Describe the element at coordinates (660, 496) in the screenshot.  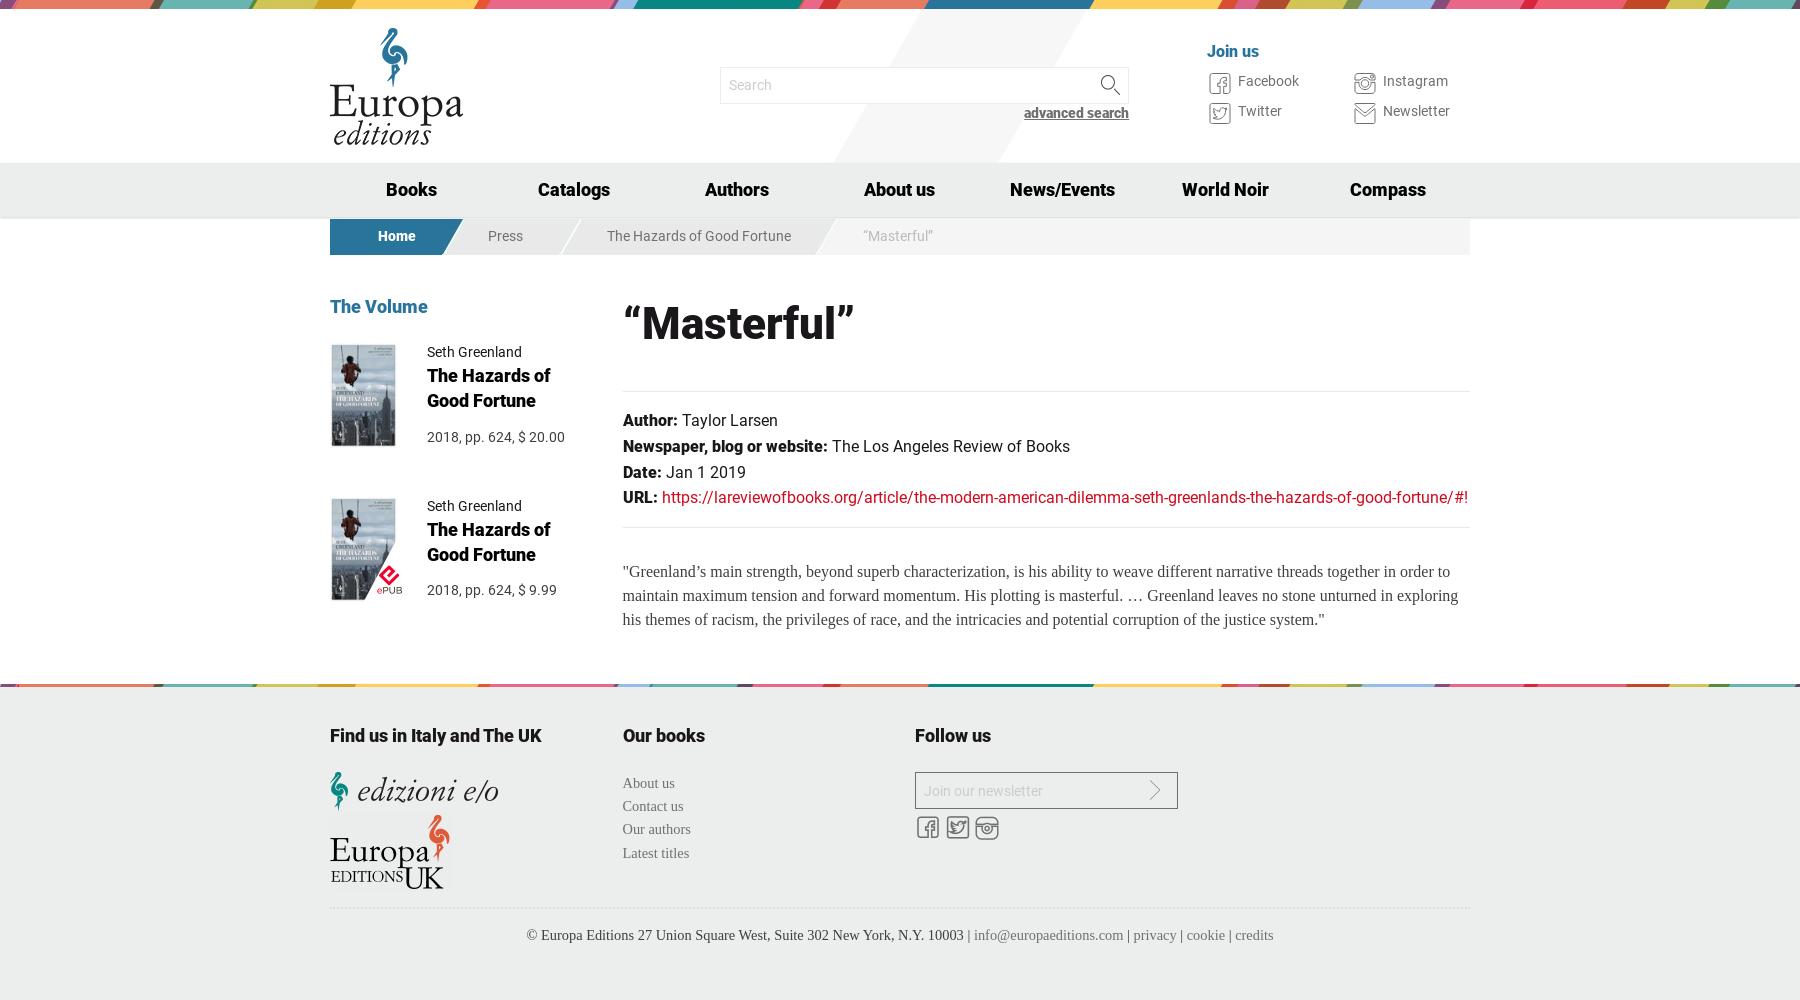
I see `'https://lareviewofbooks.org/article/the-modern-american-dilemma-seth-greenlands-the-hazards-of-good-fortune/#!'` at that location.